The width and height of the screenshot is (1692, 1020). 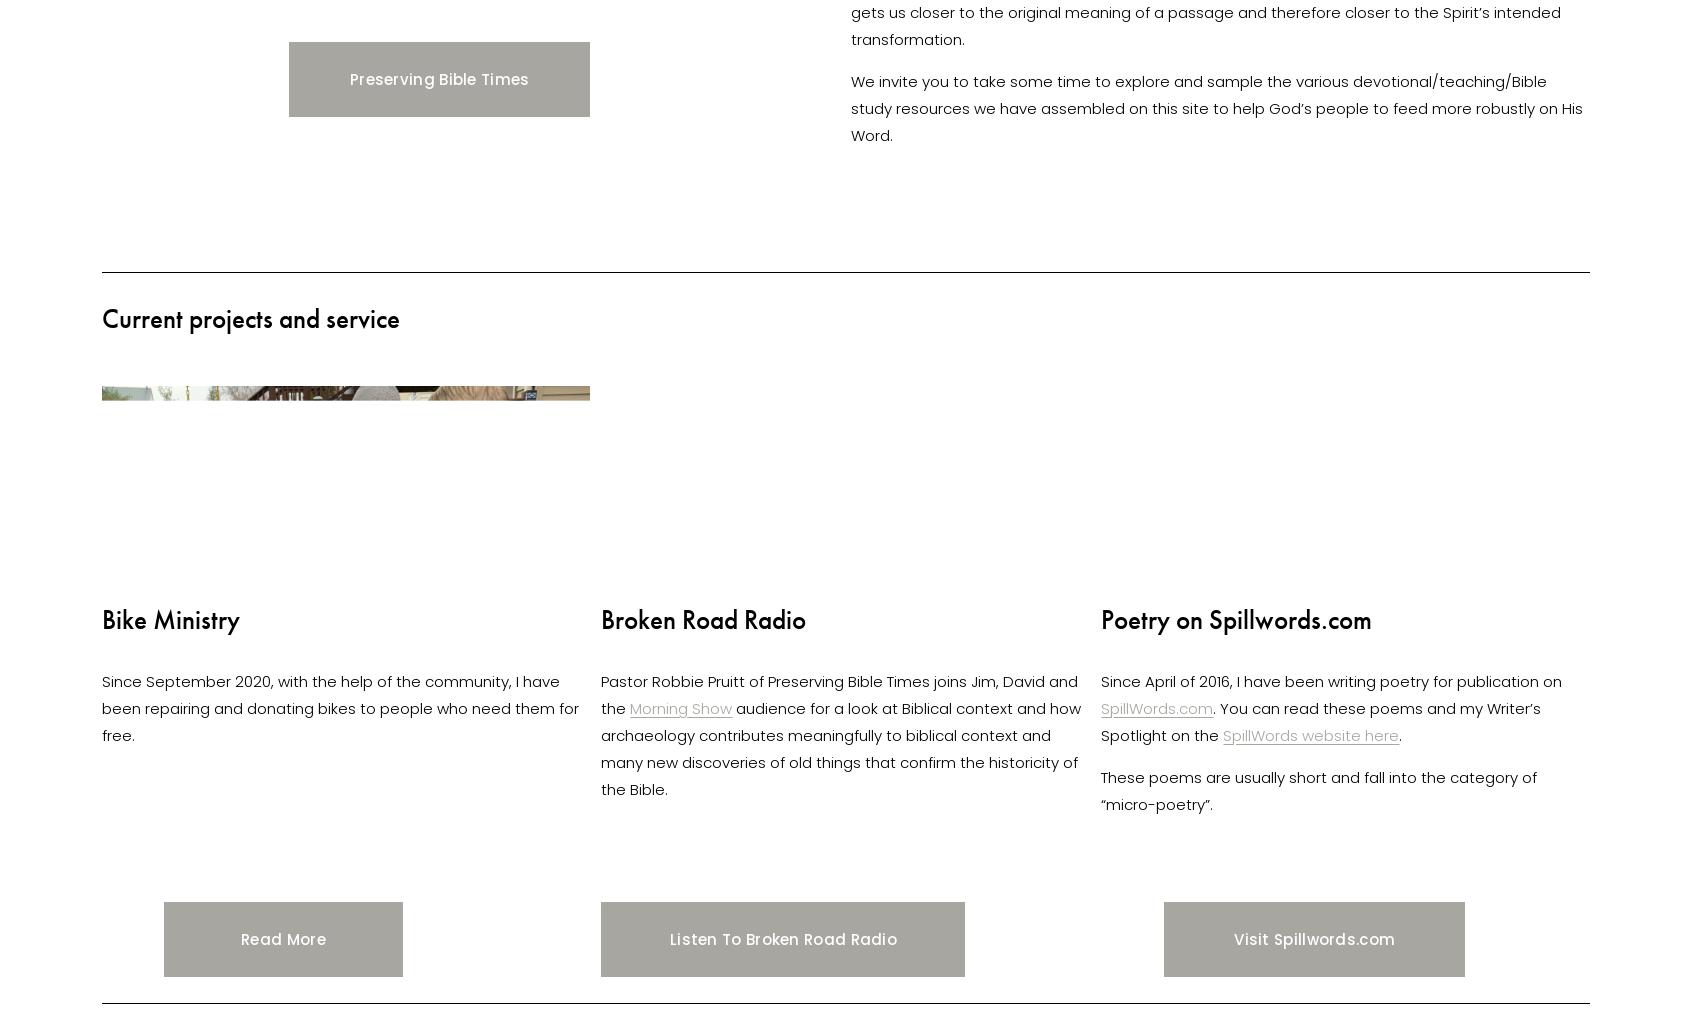 What do you see at coordinates (169, 617) in the screenshot?
I see `'Bike Ministry'` at bounding box center [169, 617].